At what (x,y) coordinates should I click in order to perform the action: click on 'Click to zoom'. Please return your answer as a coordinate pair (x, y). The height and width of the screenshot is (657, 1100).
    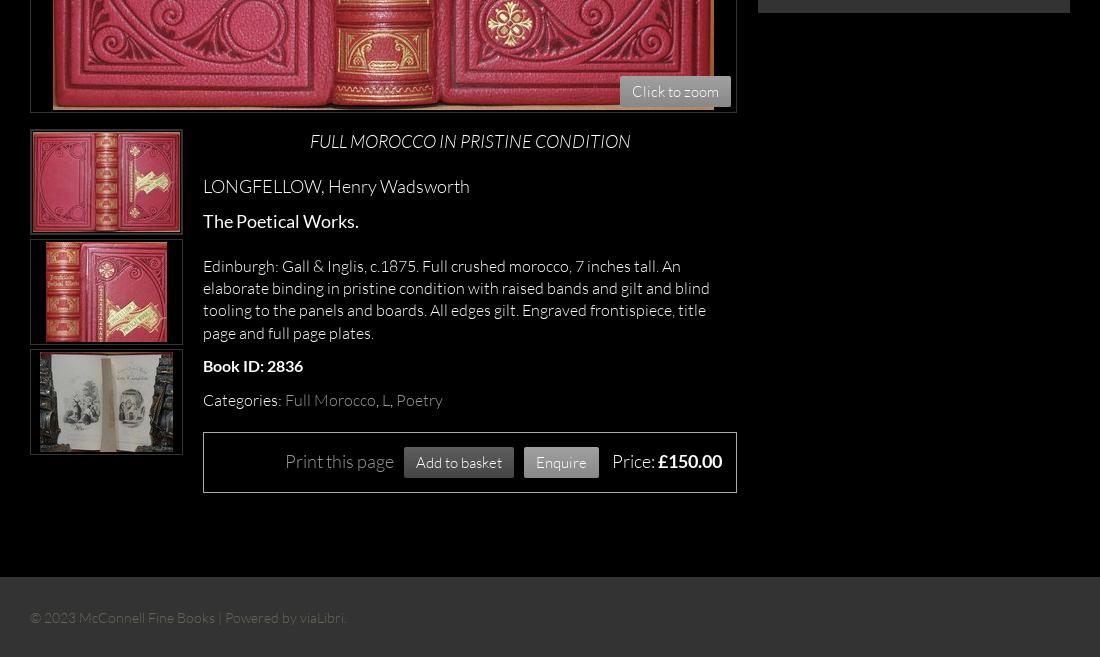
    Looking at the image, I should click on (675, 91).